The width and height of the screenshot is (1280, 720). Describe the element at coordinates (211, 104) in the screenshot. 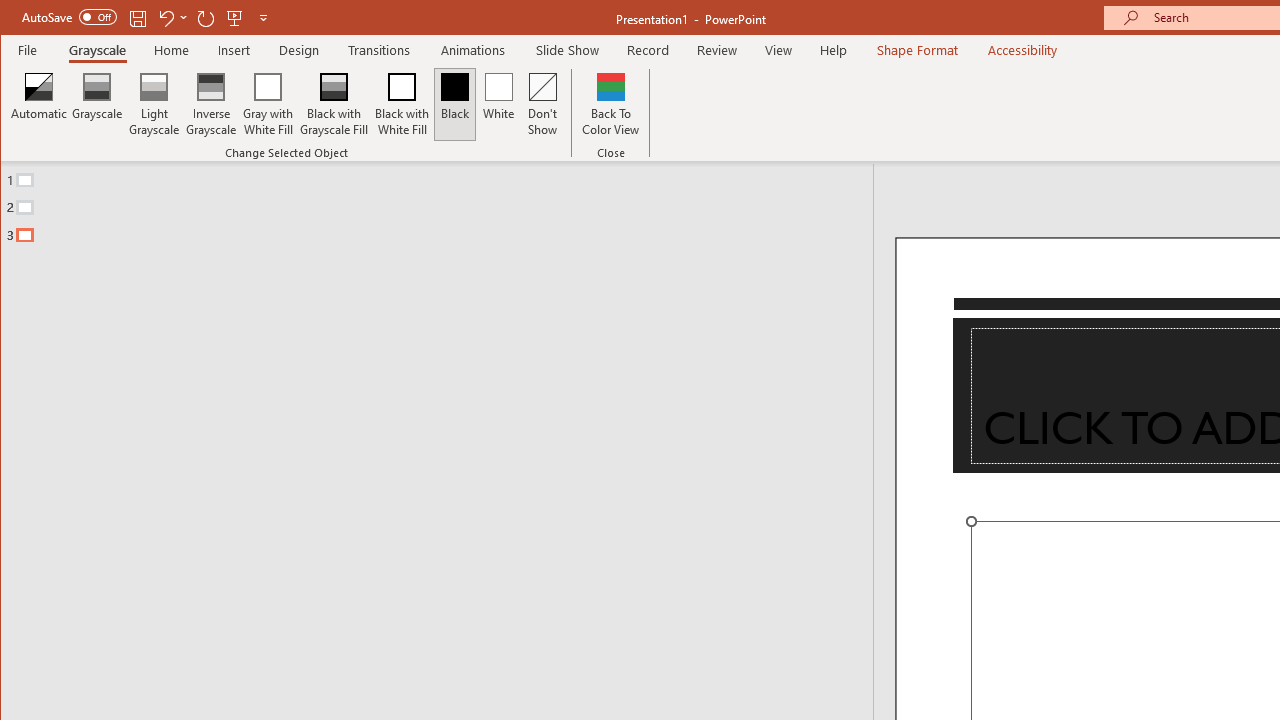

I see `'Inverse Grayscale'` at that location.